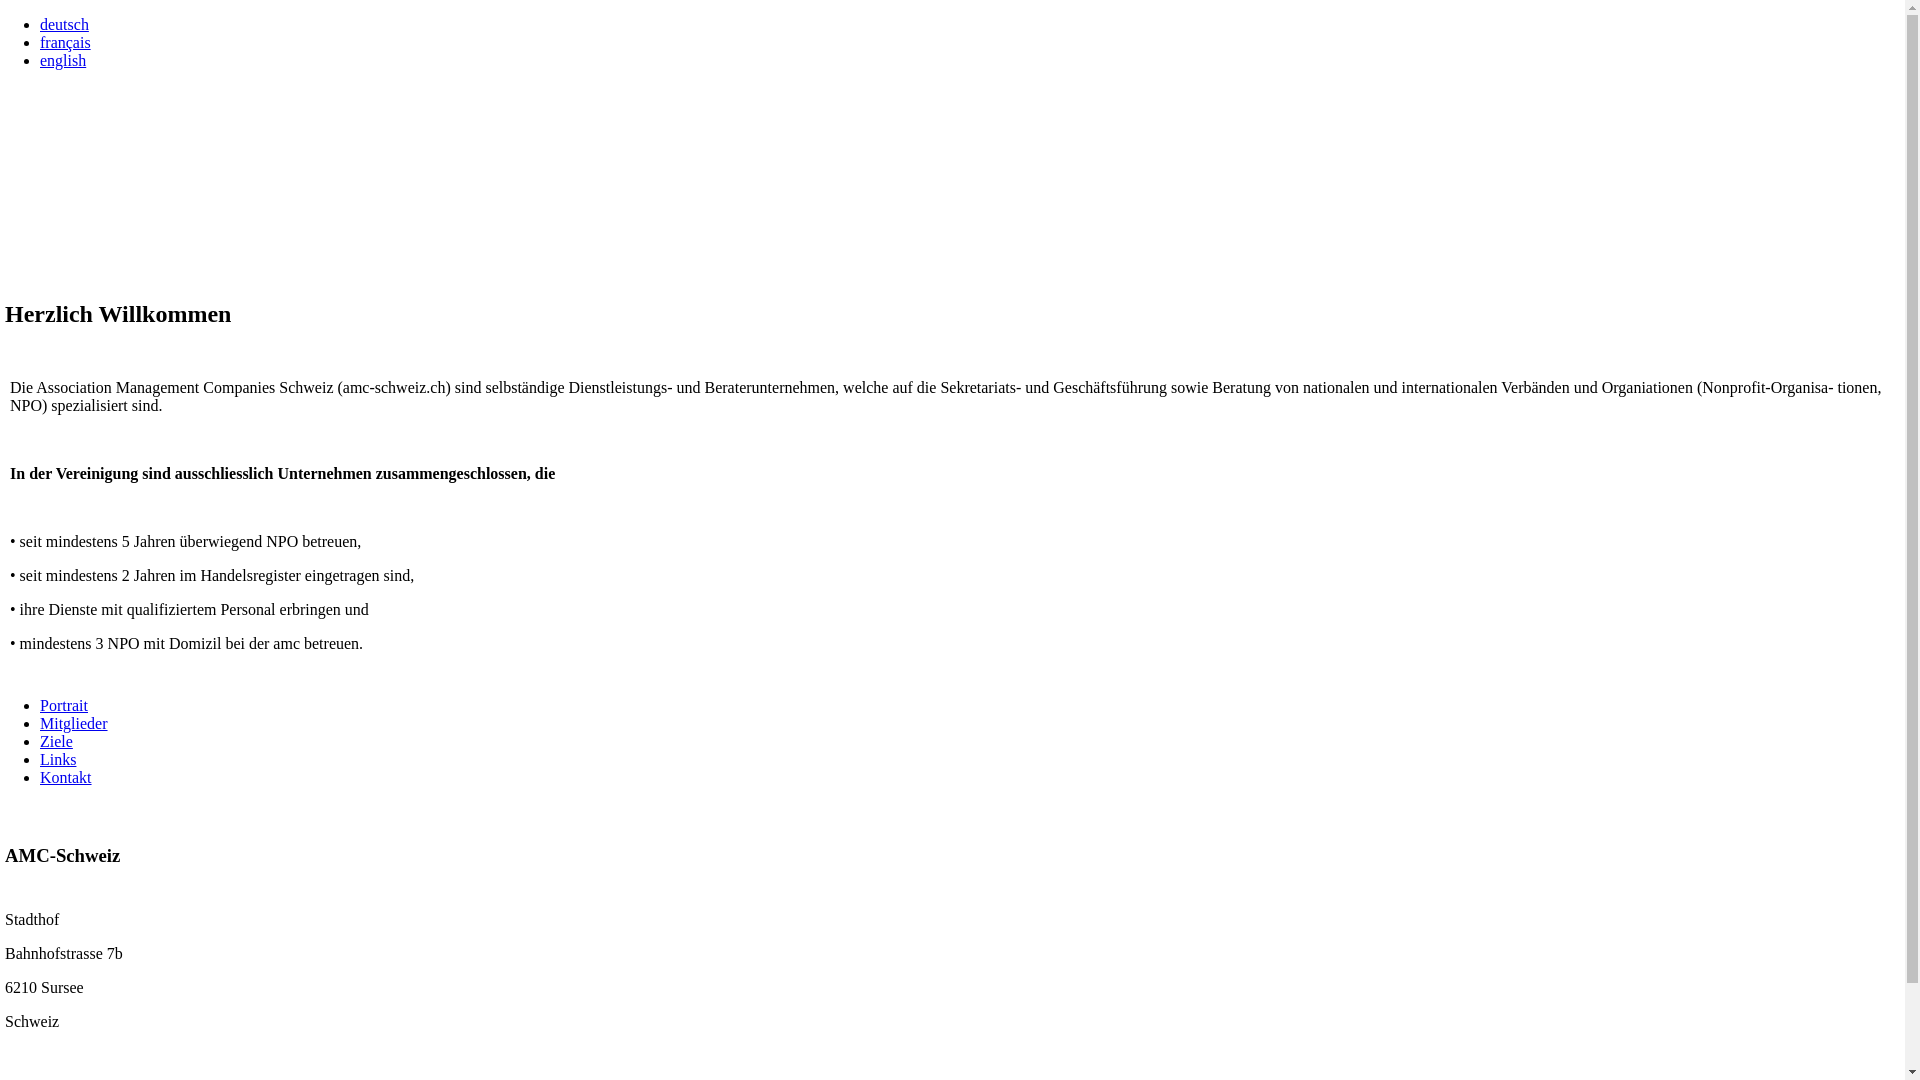 The height and width of the screenshot is (1080, 1920). I want to click on 'Ziele', so click(56, 741).